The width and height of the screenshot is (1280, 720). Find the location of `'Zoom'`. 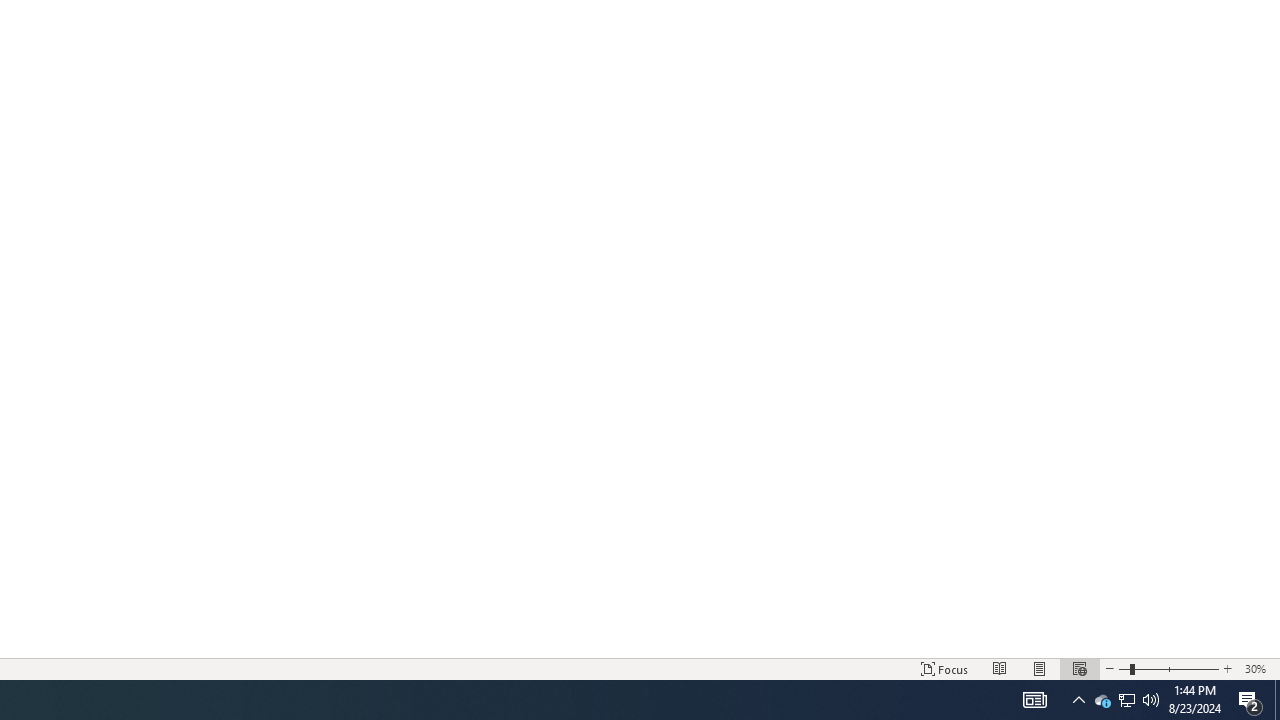

'Zoom' is located at coordinates (1168, 669).